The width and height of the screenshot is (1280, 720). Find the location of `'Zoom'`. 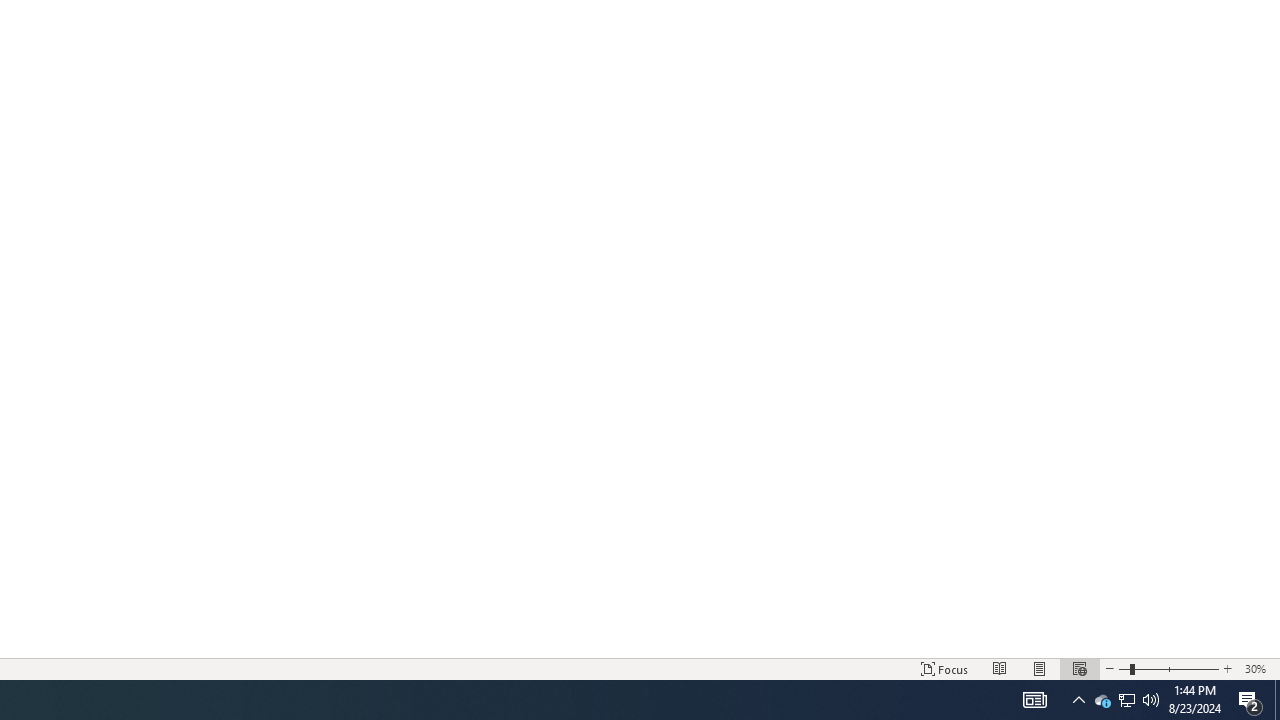

'Zoom' is located at coordinates (1168, 669).